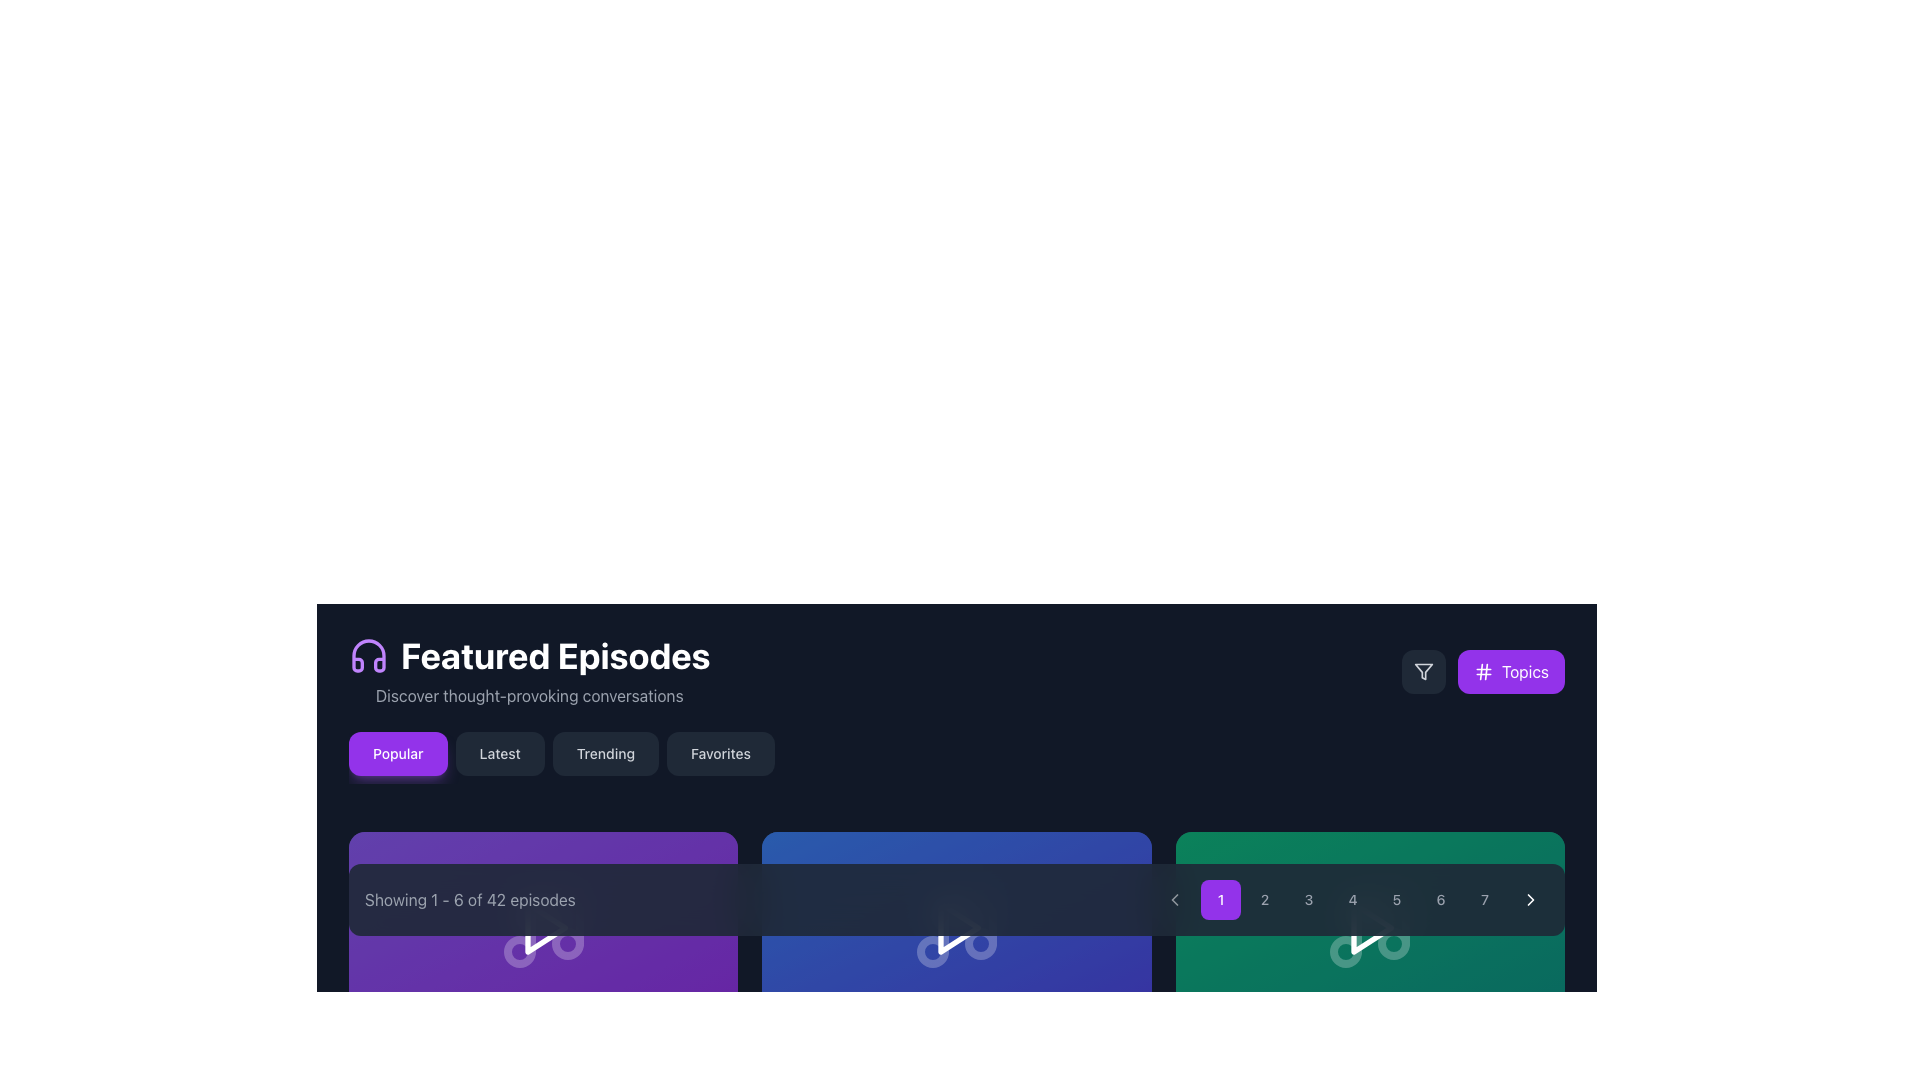 The height and width of the screenshot is (1080, 1920). What do you see at coordinates (1353, 898) in the screenshot?
I see `the fourth pagination button located between buttons '3' and '5'` at bounding box center [1353, 898].